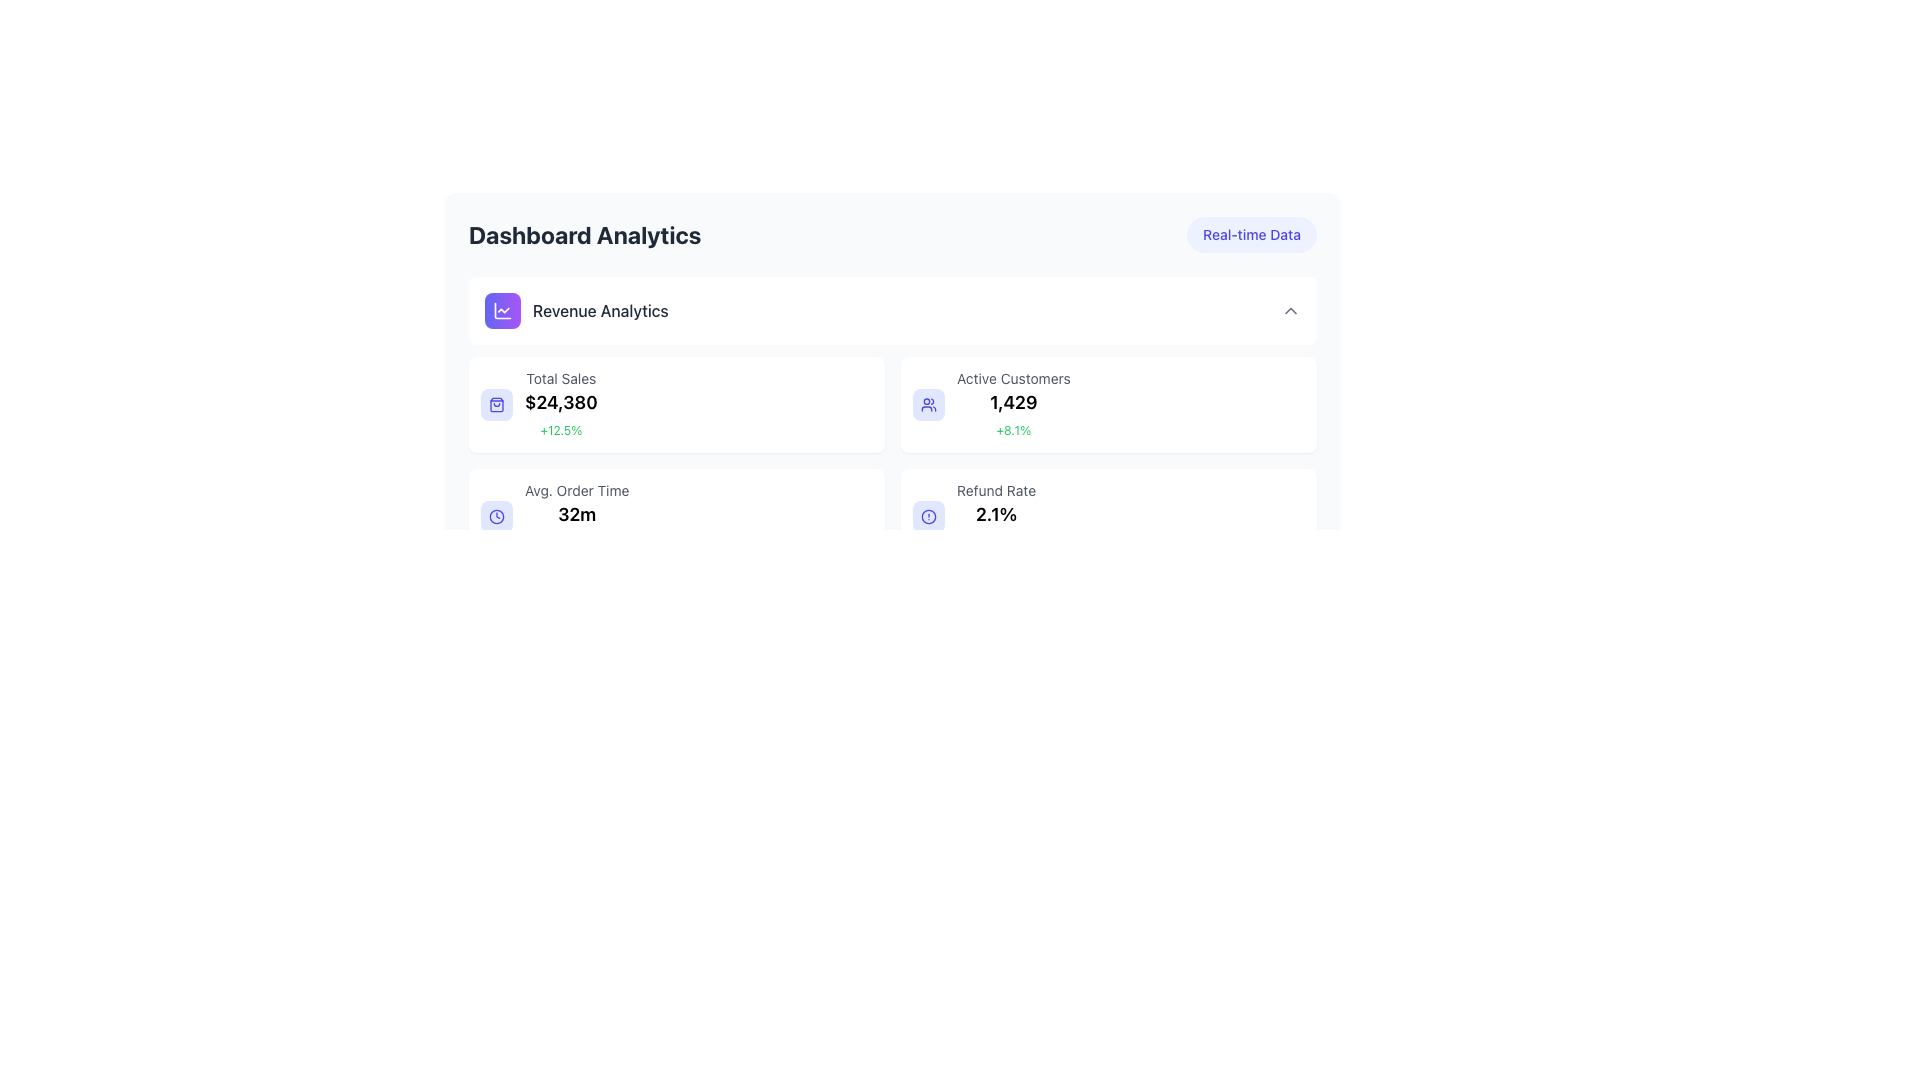 The image size is (1920, 1080). What do you see at coordinates (1013, 402) in the screenshot?
I see `the text label that visually represents the count of active customers, located beneath 'Active Customers' and above '+8.1%' in the third section of the dashboard` at bounding box center [1013, 402].